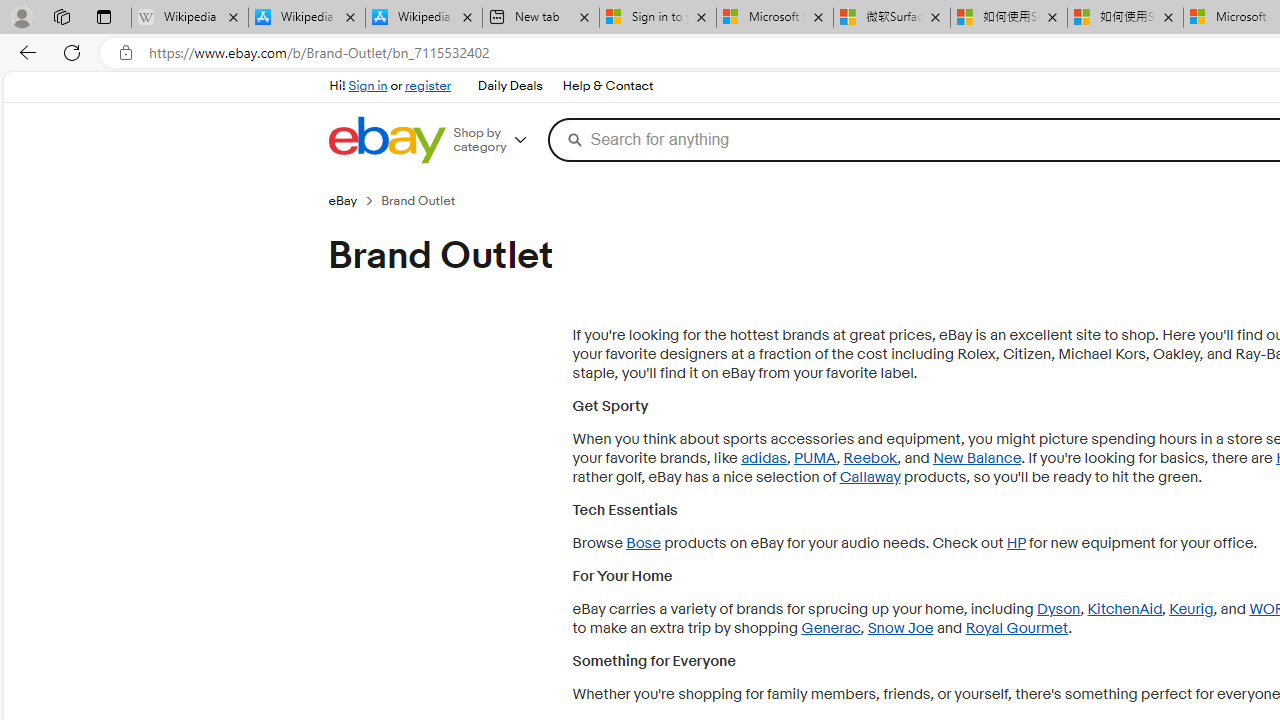 This screenshot has width=1280, height=720. What do you see at coordinates (607, 86) in the screenshot?
I see `'Help & Contact'` at bounding box center [607, 86].